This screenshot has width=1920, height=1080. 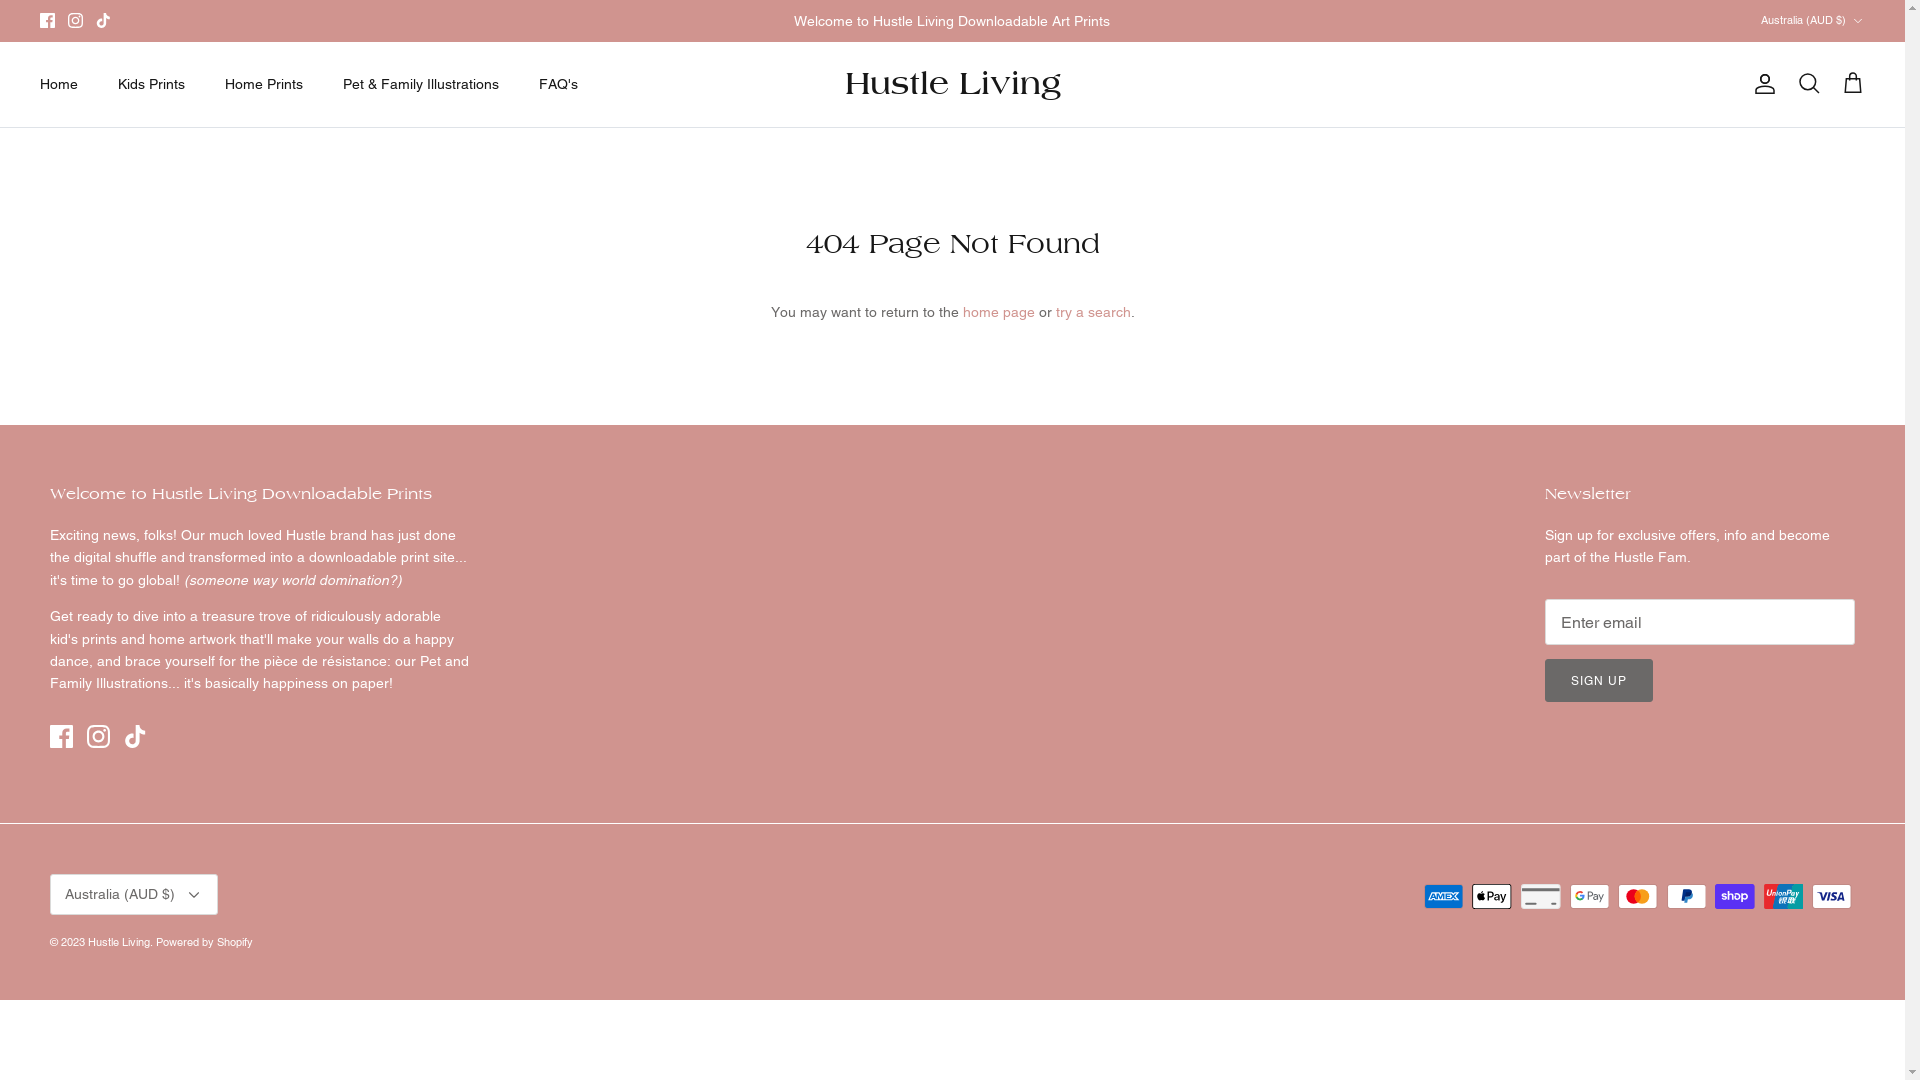 What do you see at coordinates (1813, 20) in the screenshot?
I see `'Australia (AUD $)` at bounding box center [1813, 20].